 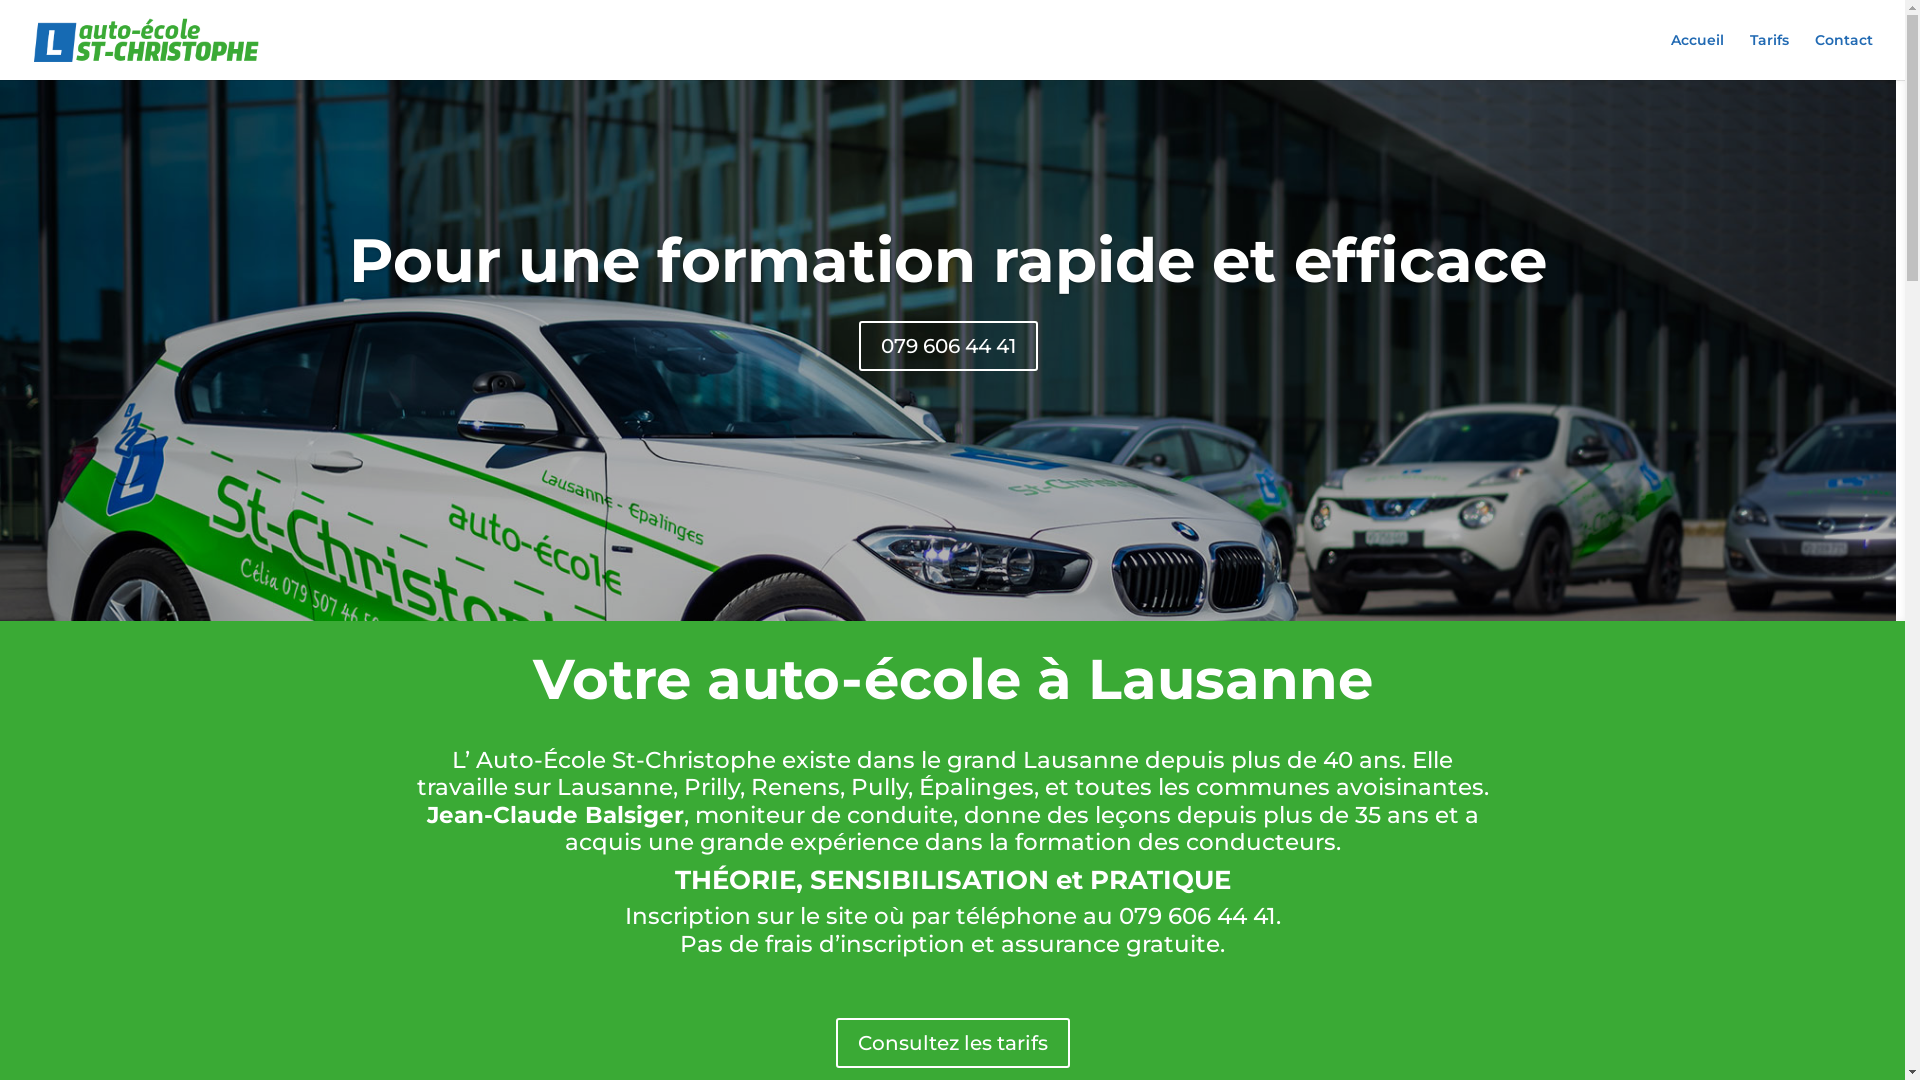 I want to click on 'Tarifs', so click(x=1749, y=55).